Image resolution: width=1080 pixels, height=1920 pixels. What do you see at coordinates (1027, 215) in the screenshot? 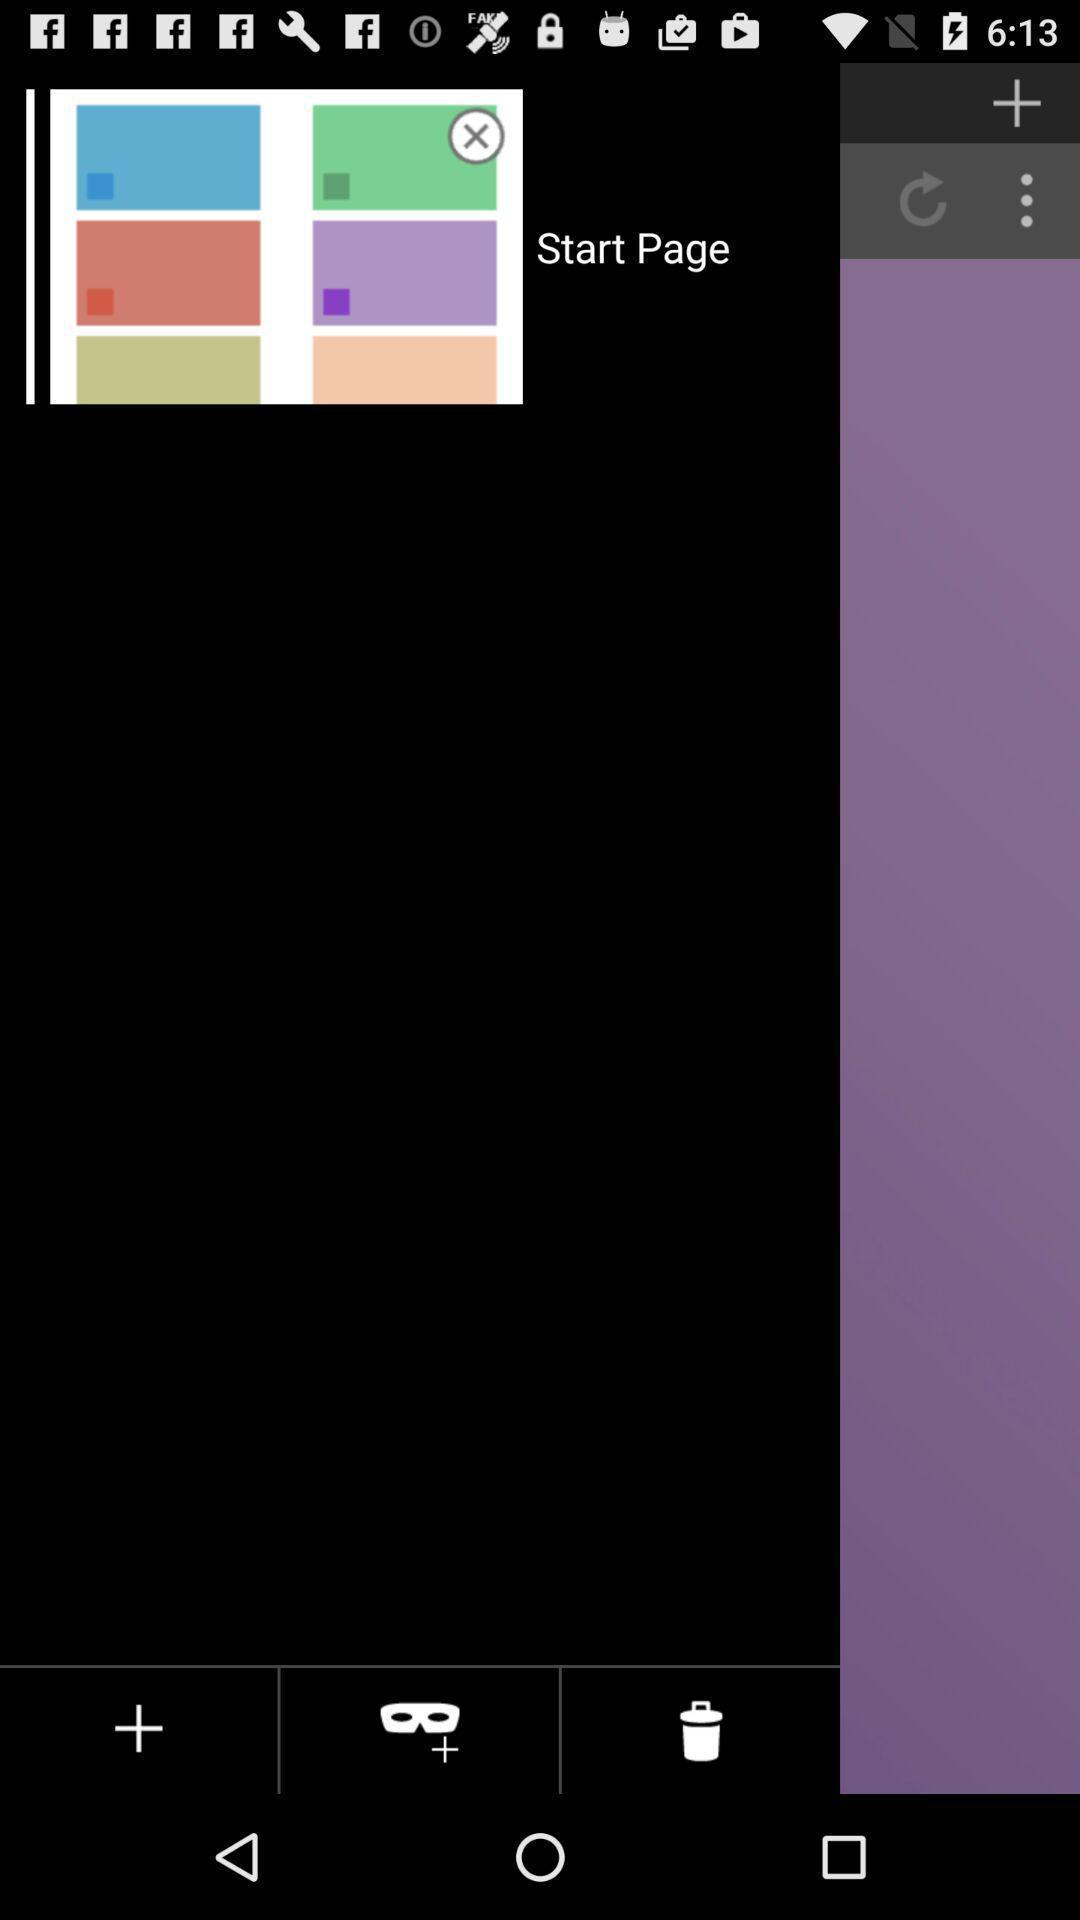
I see `the more icon` at bounding box center [1027, 215].